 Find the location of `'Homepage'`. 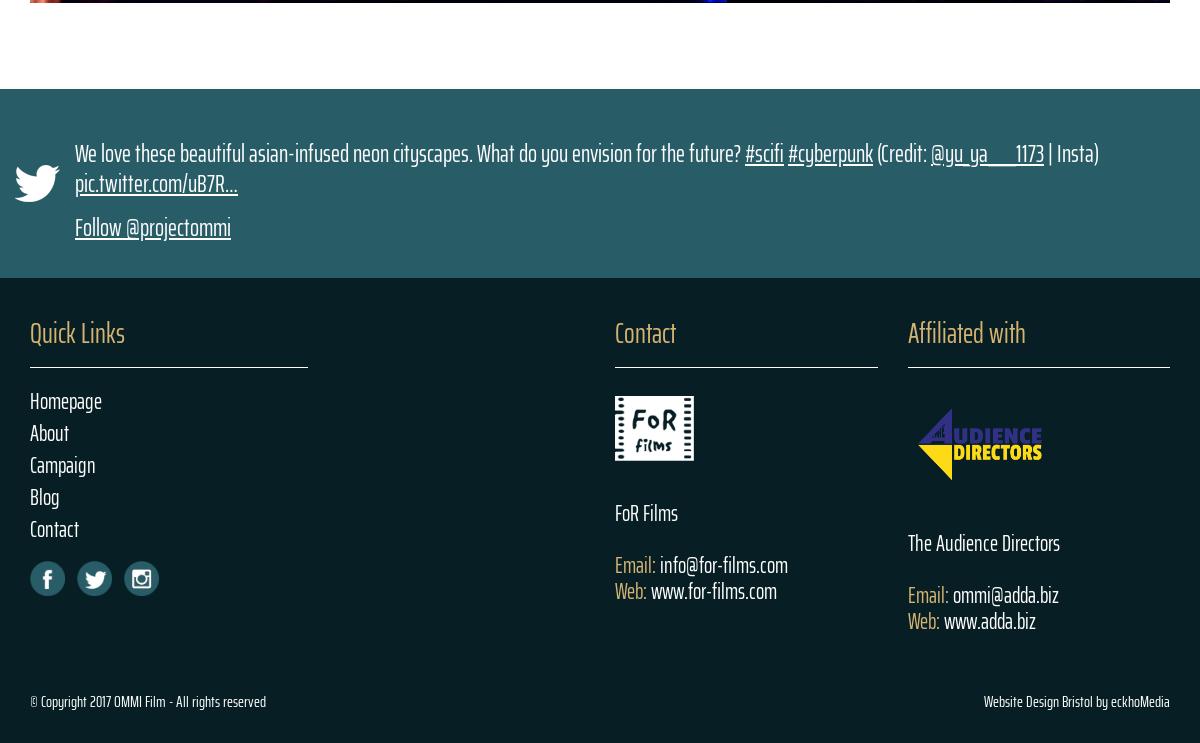

'Homepage' is located at coordinates (66, 401).